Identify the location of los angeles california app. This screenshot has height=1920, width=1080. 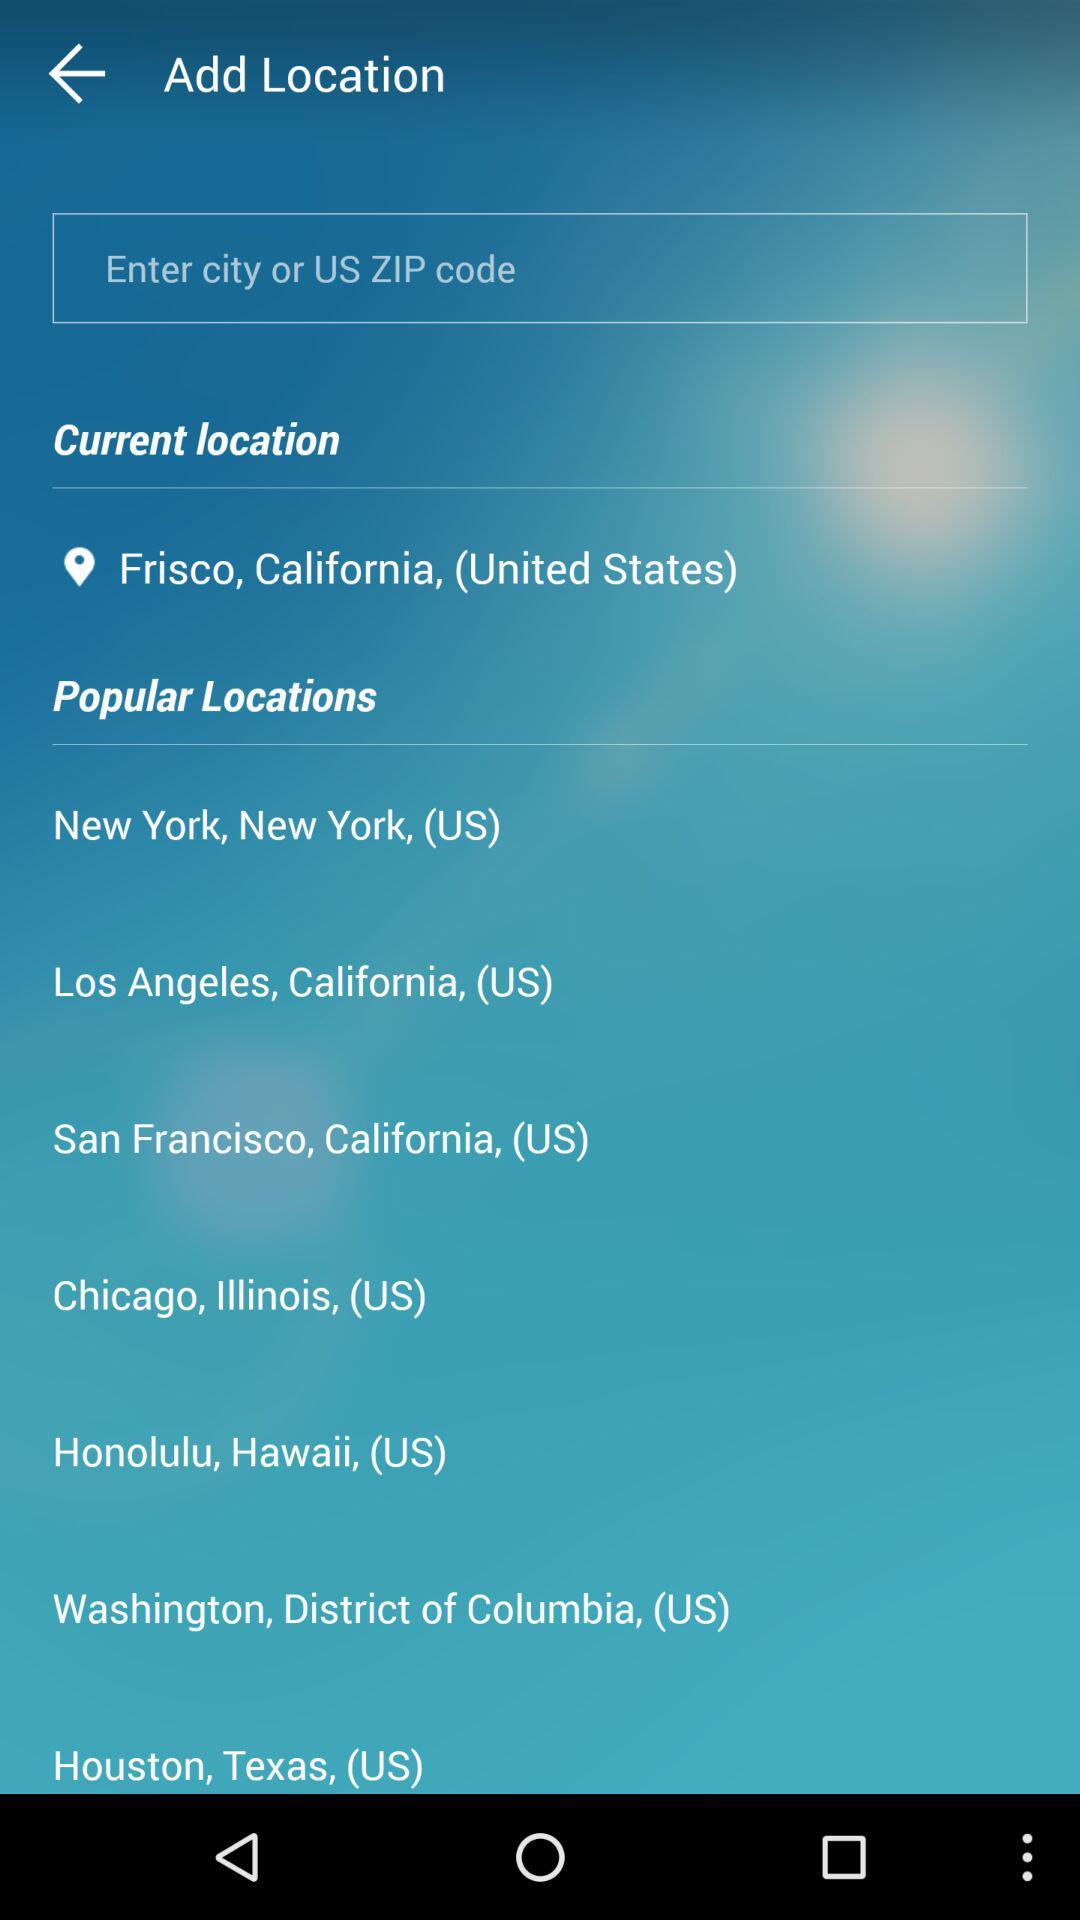
(303, 980).